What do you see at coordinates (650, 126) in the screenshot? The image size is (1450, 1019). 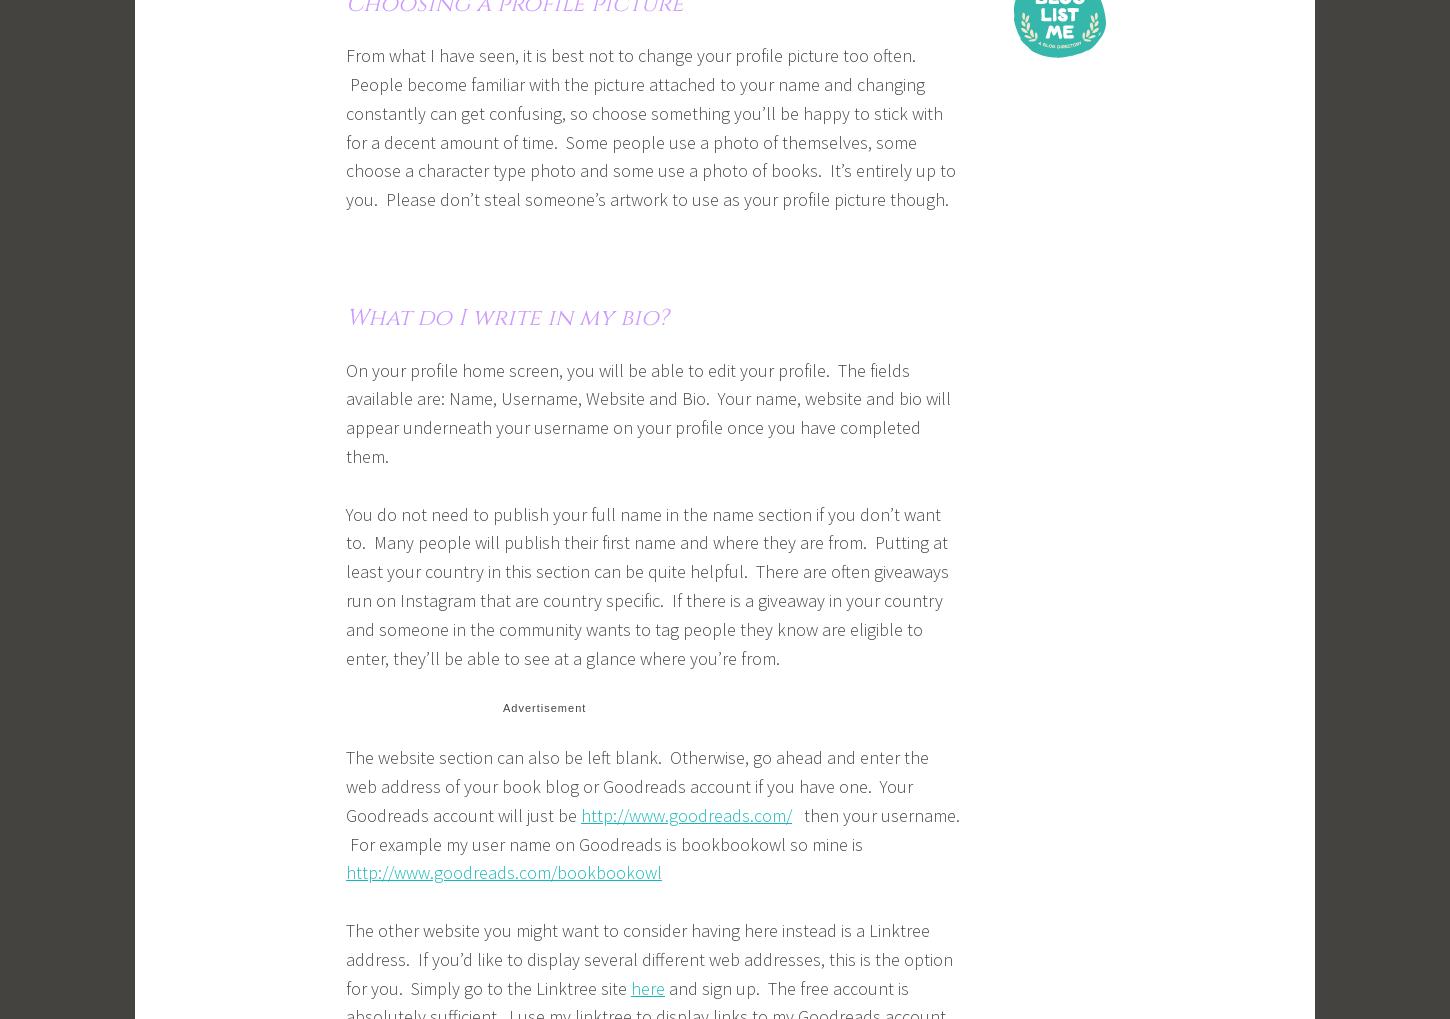 I see `'From what I have seen, it is best not to change your profile picture too often.  People become familiar with the picture attached to your name and changing constantly can get confusing, so choose something you’ll be happy to stick with for a decent amount of time.  Some people use a photo of themselves, some choose a character type photo and some use a photo of books.  It’s entirely up to you.  Please don’t steal someone’s artwork to use as your profile picture though.'` at bounding box center [650, 126].